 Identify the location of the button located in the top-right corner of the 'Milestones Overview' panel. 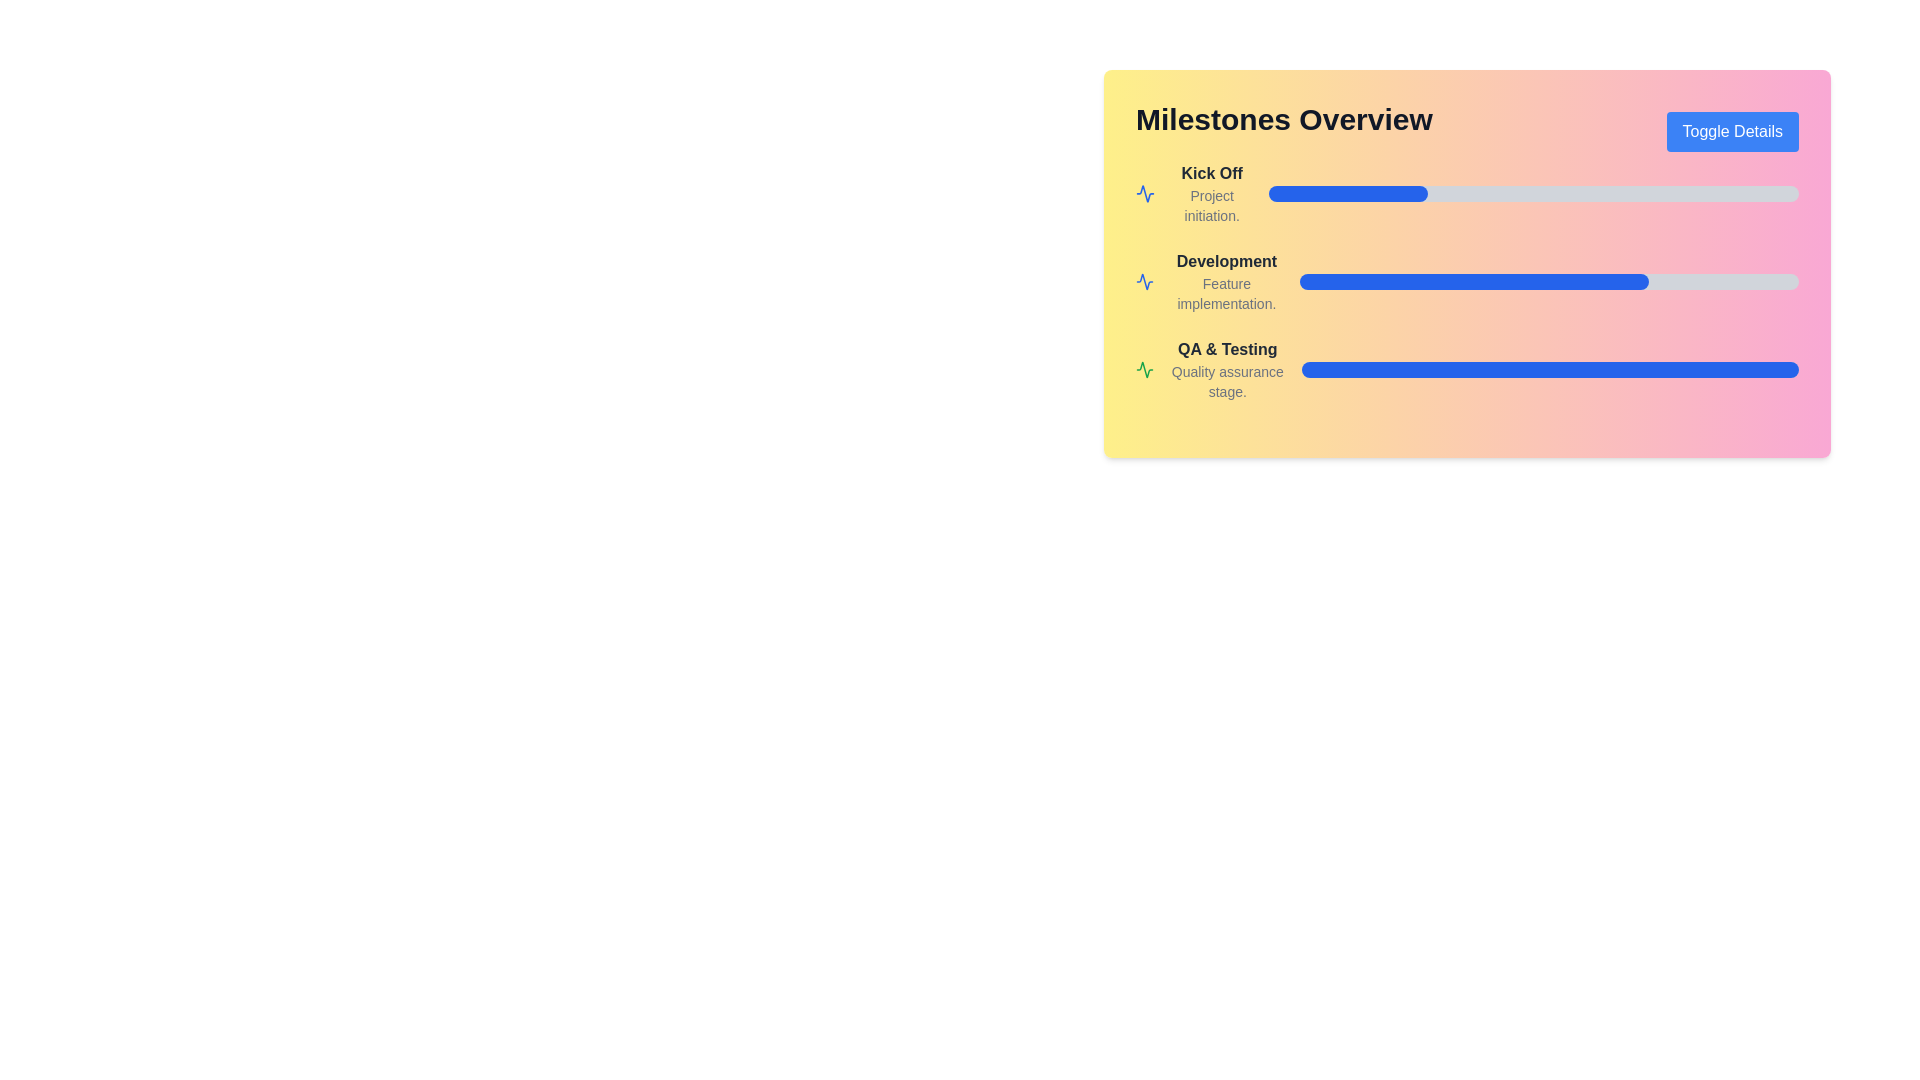
(1731, 131).